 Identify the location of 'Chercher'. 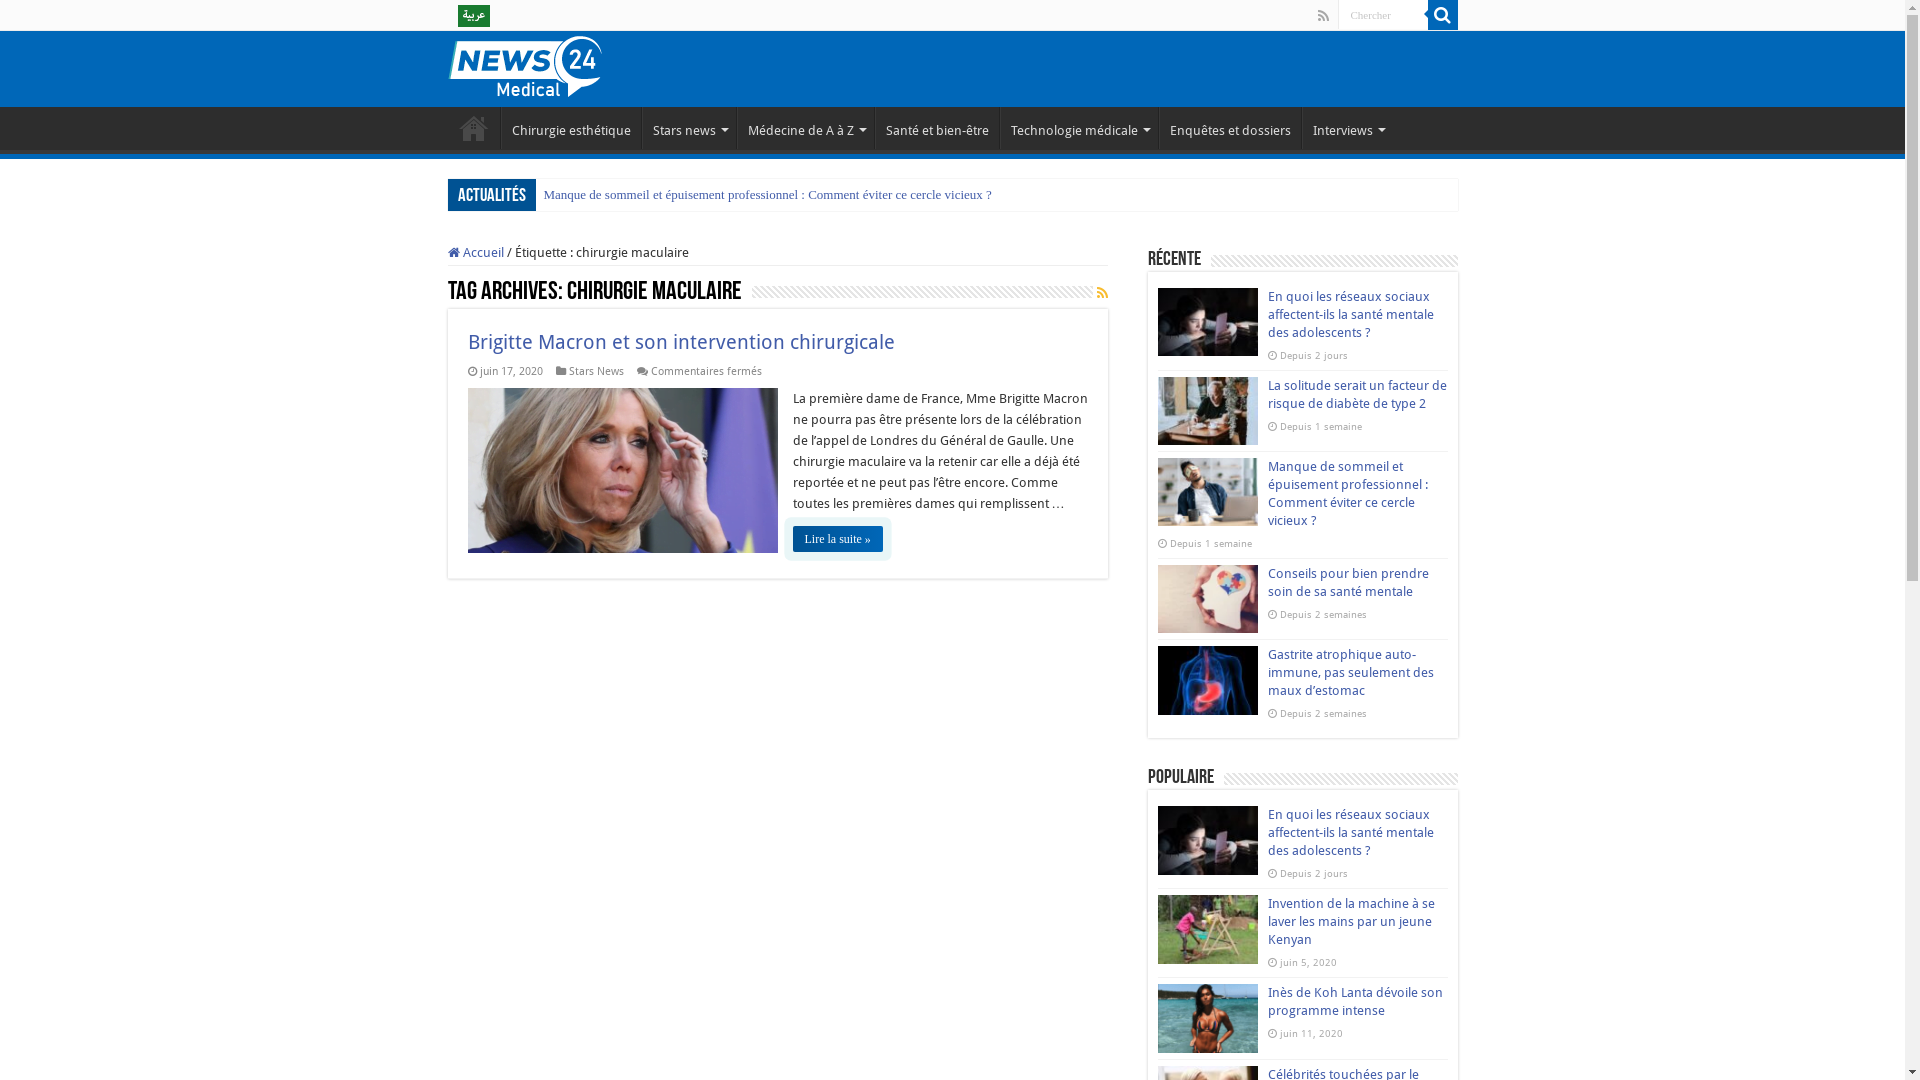
(1338, 14).